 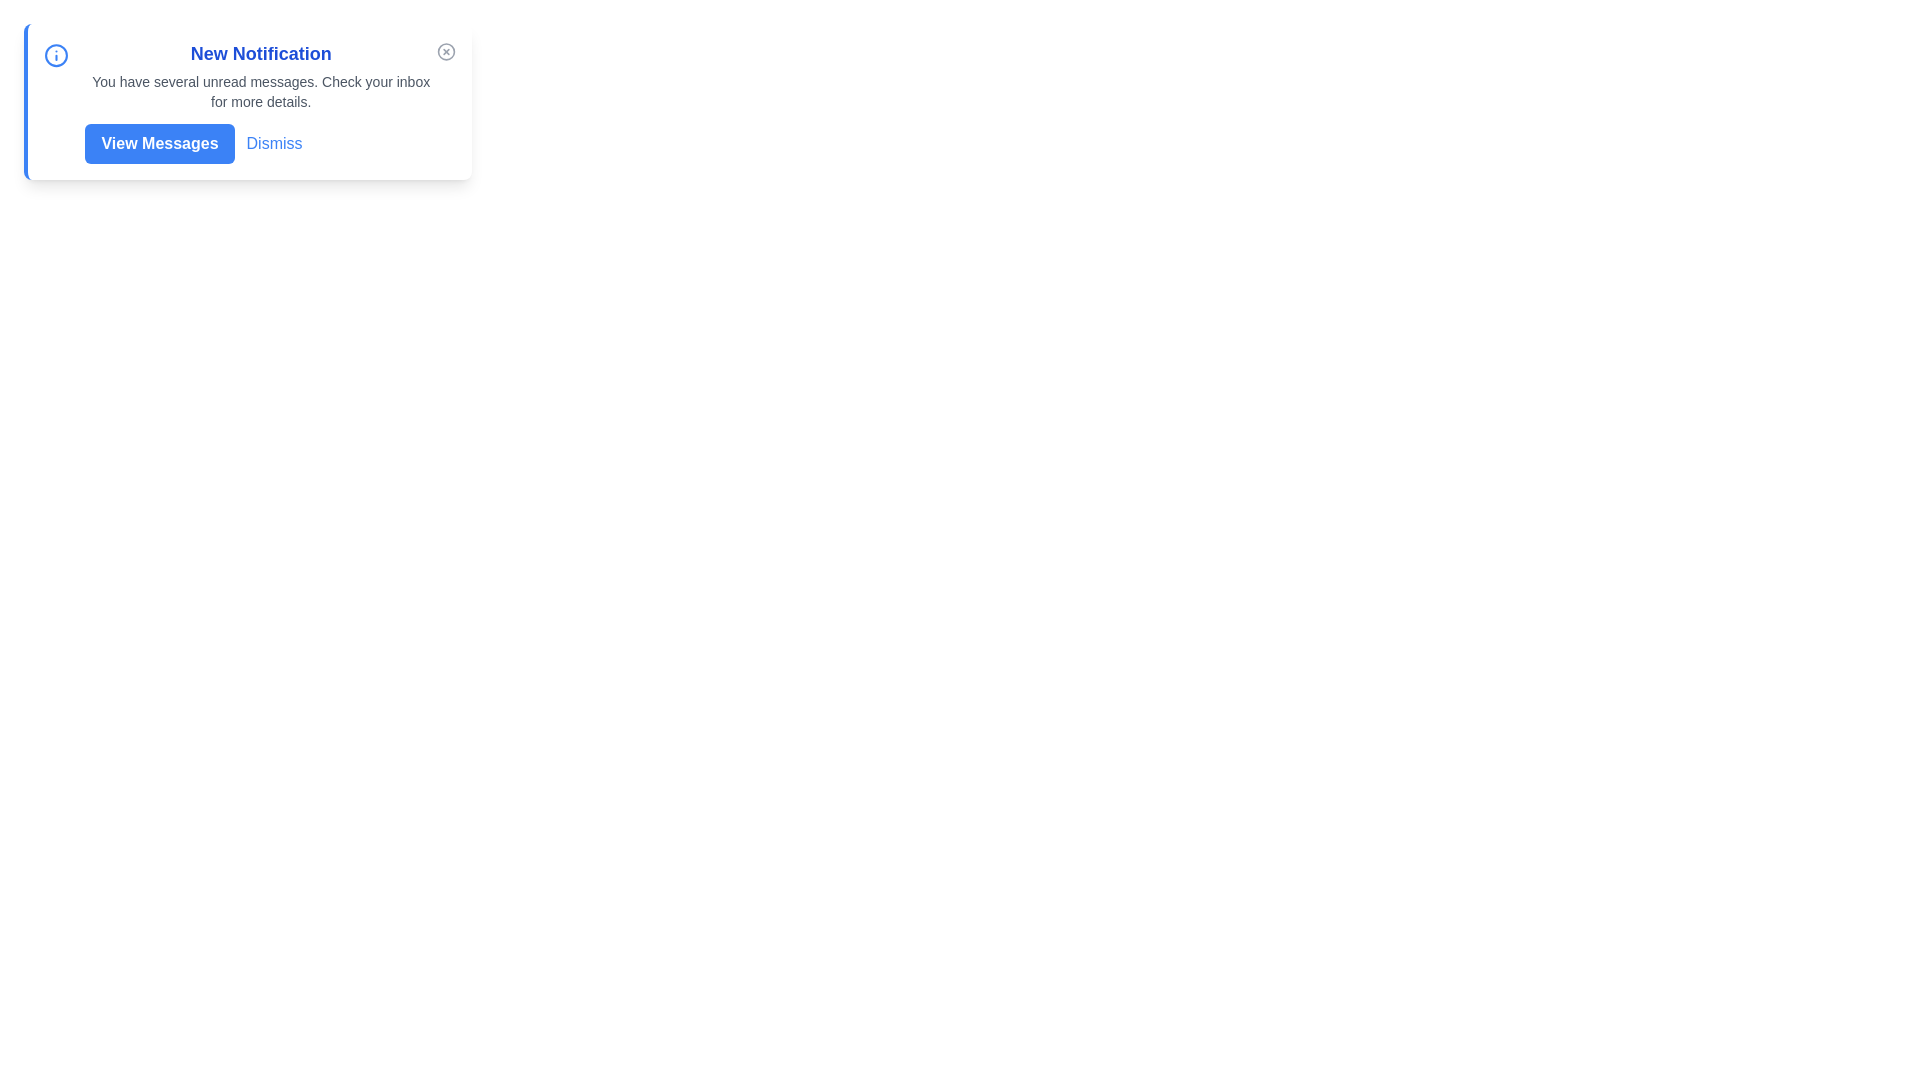 I want to click on the left-most button in the notification panel, so click(x=158, y=142).